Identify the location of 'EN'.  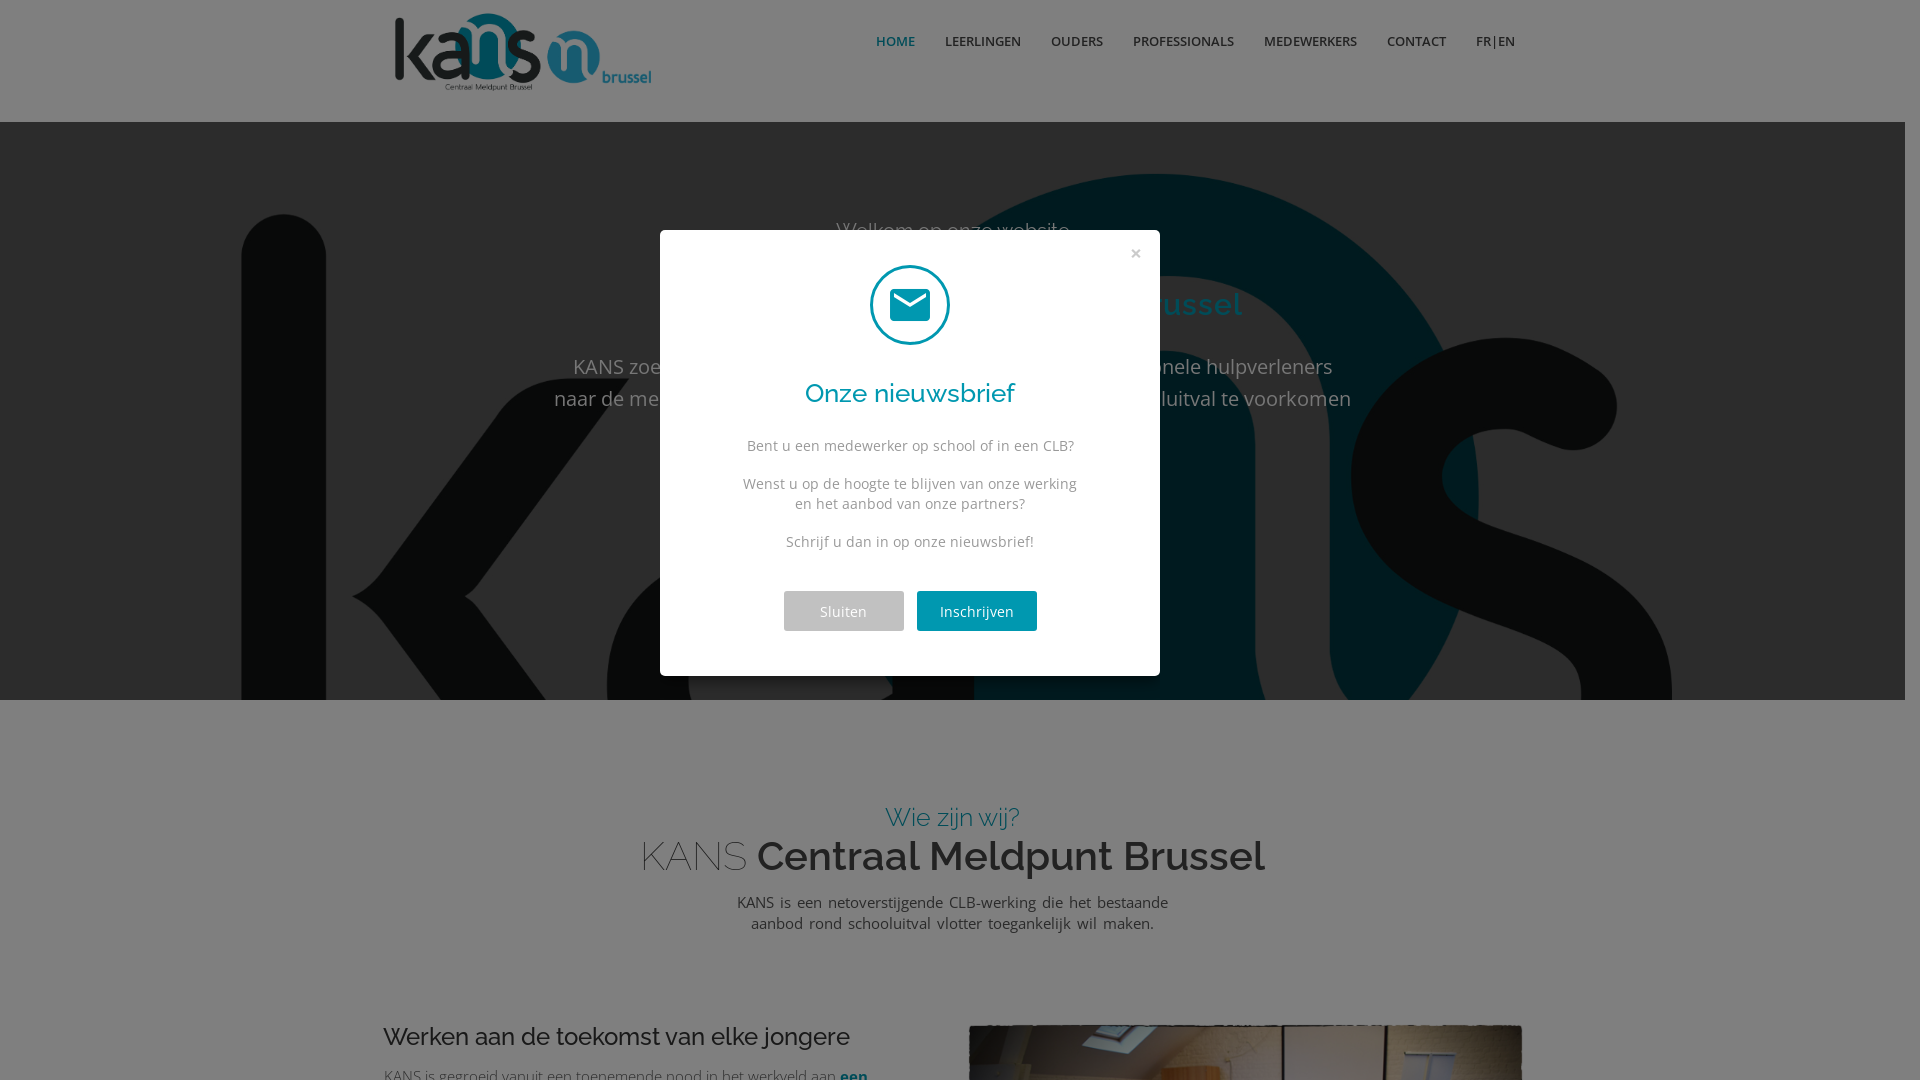
(1513, 41).